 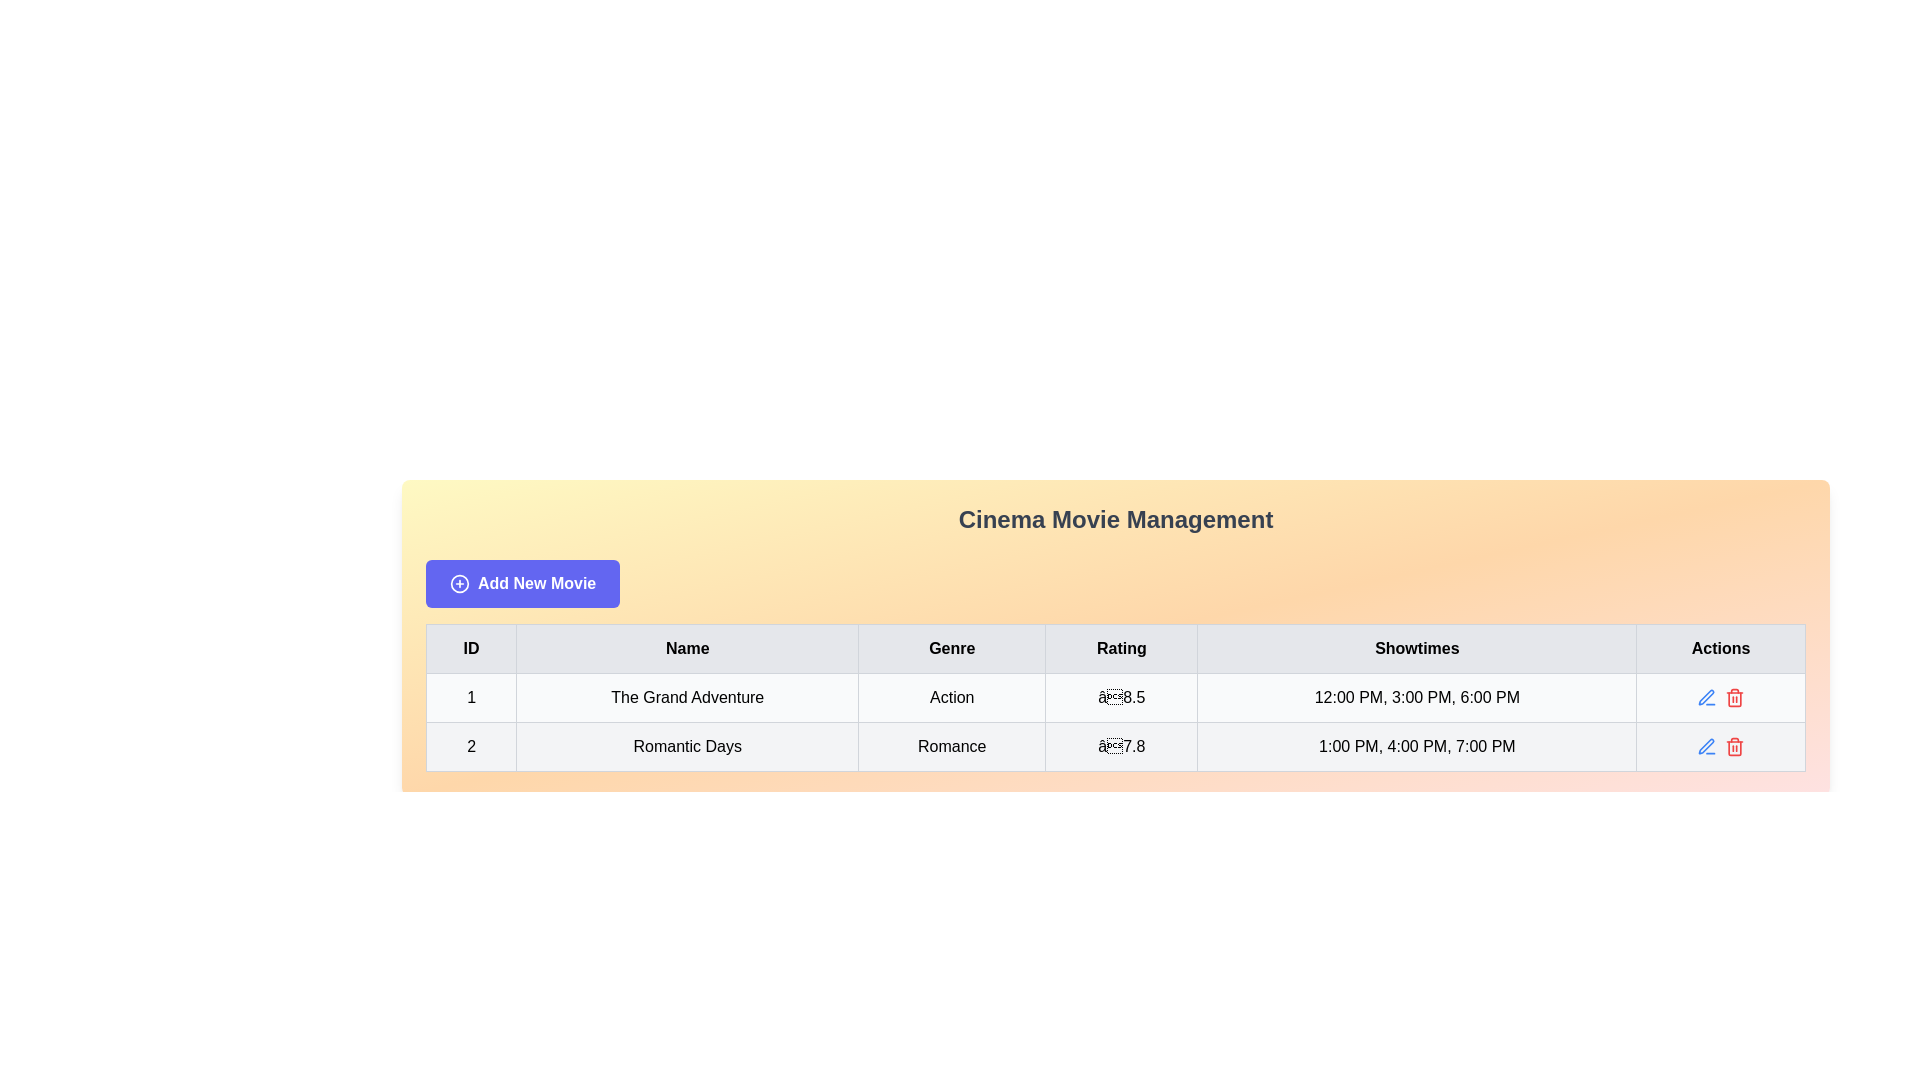 What do you see at coordinates (687, 648) in the screenshot?
I see `the Table Header Cell labeled 'Name', which is the second column in the table header, positioned between 'ID' and 'Genre'` at bounding box center [687, 648].